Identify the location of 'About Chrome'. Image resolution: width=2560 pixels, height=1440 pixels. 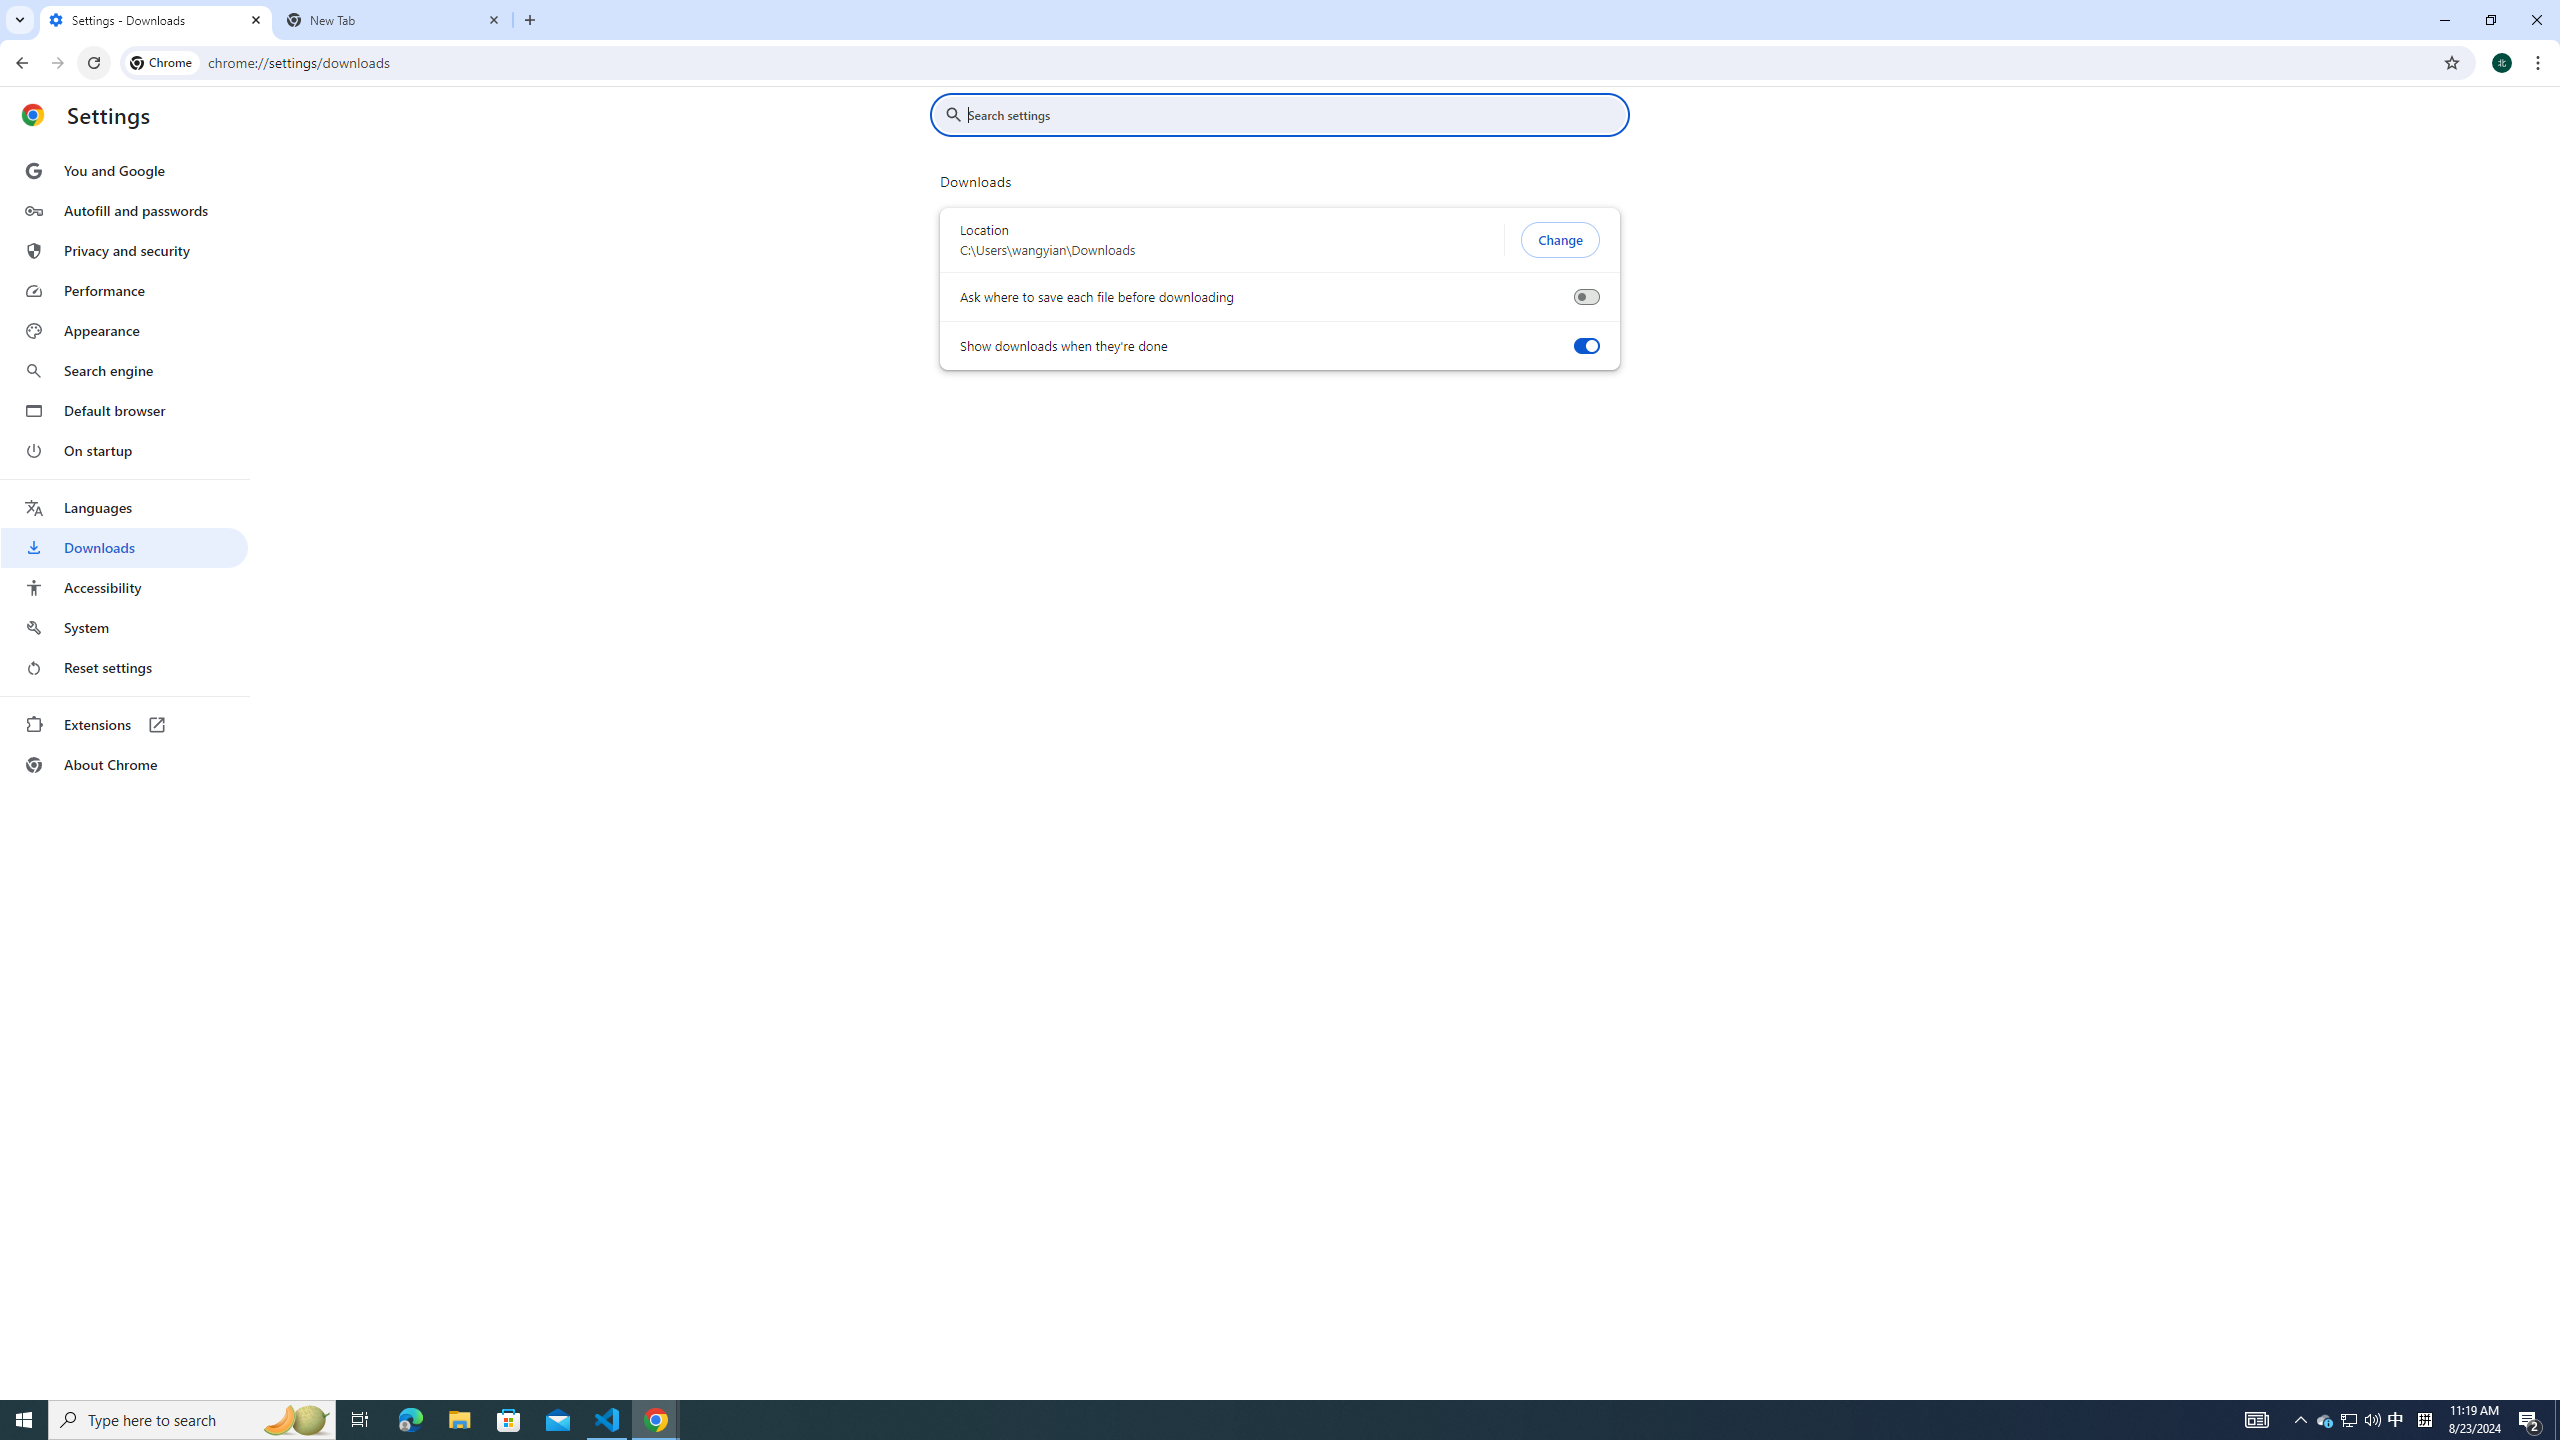
(123, 763).